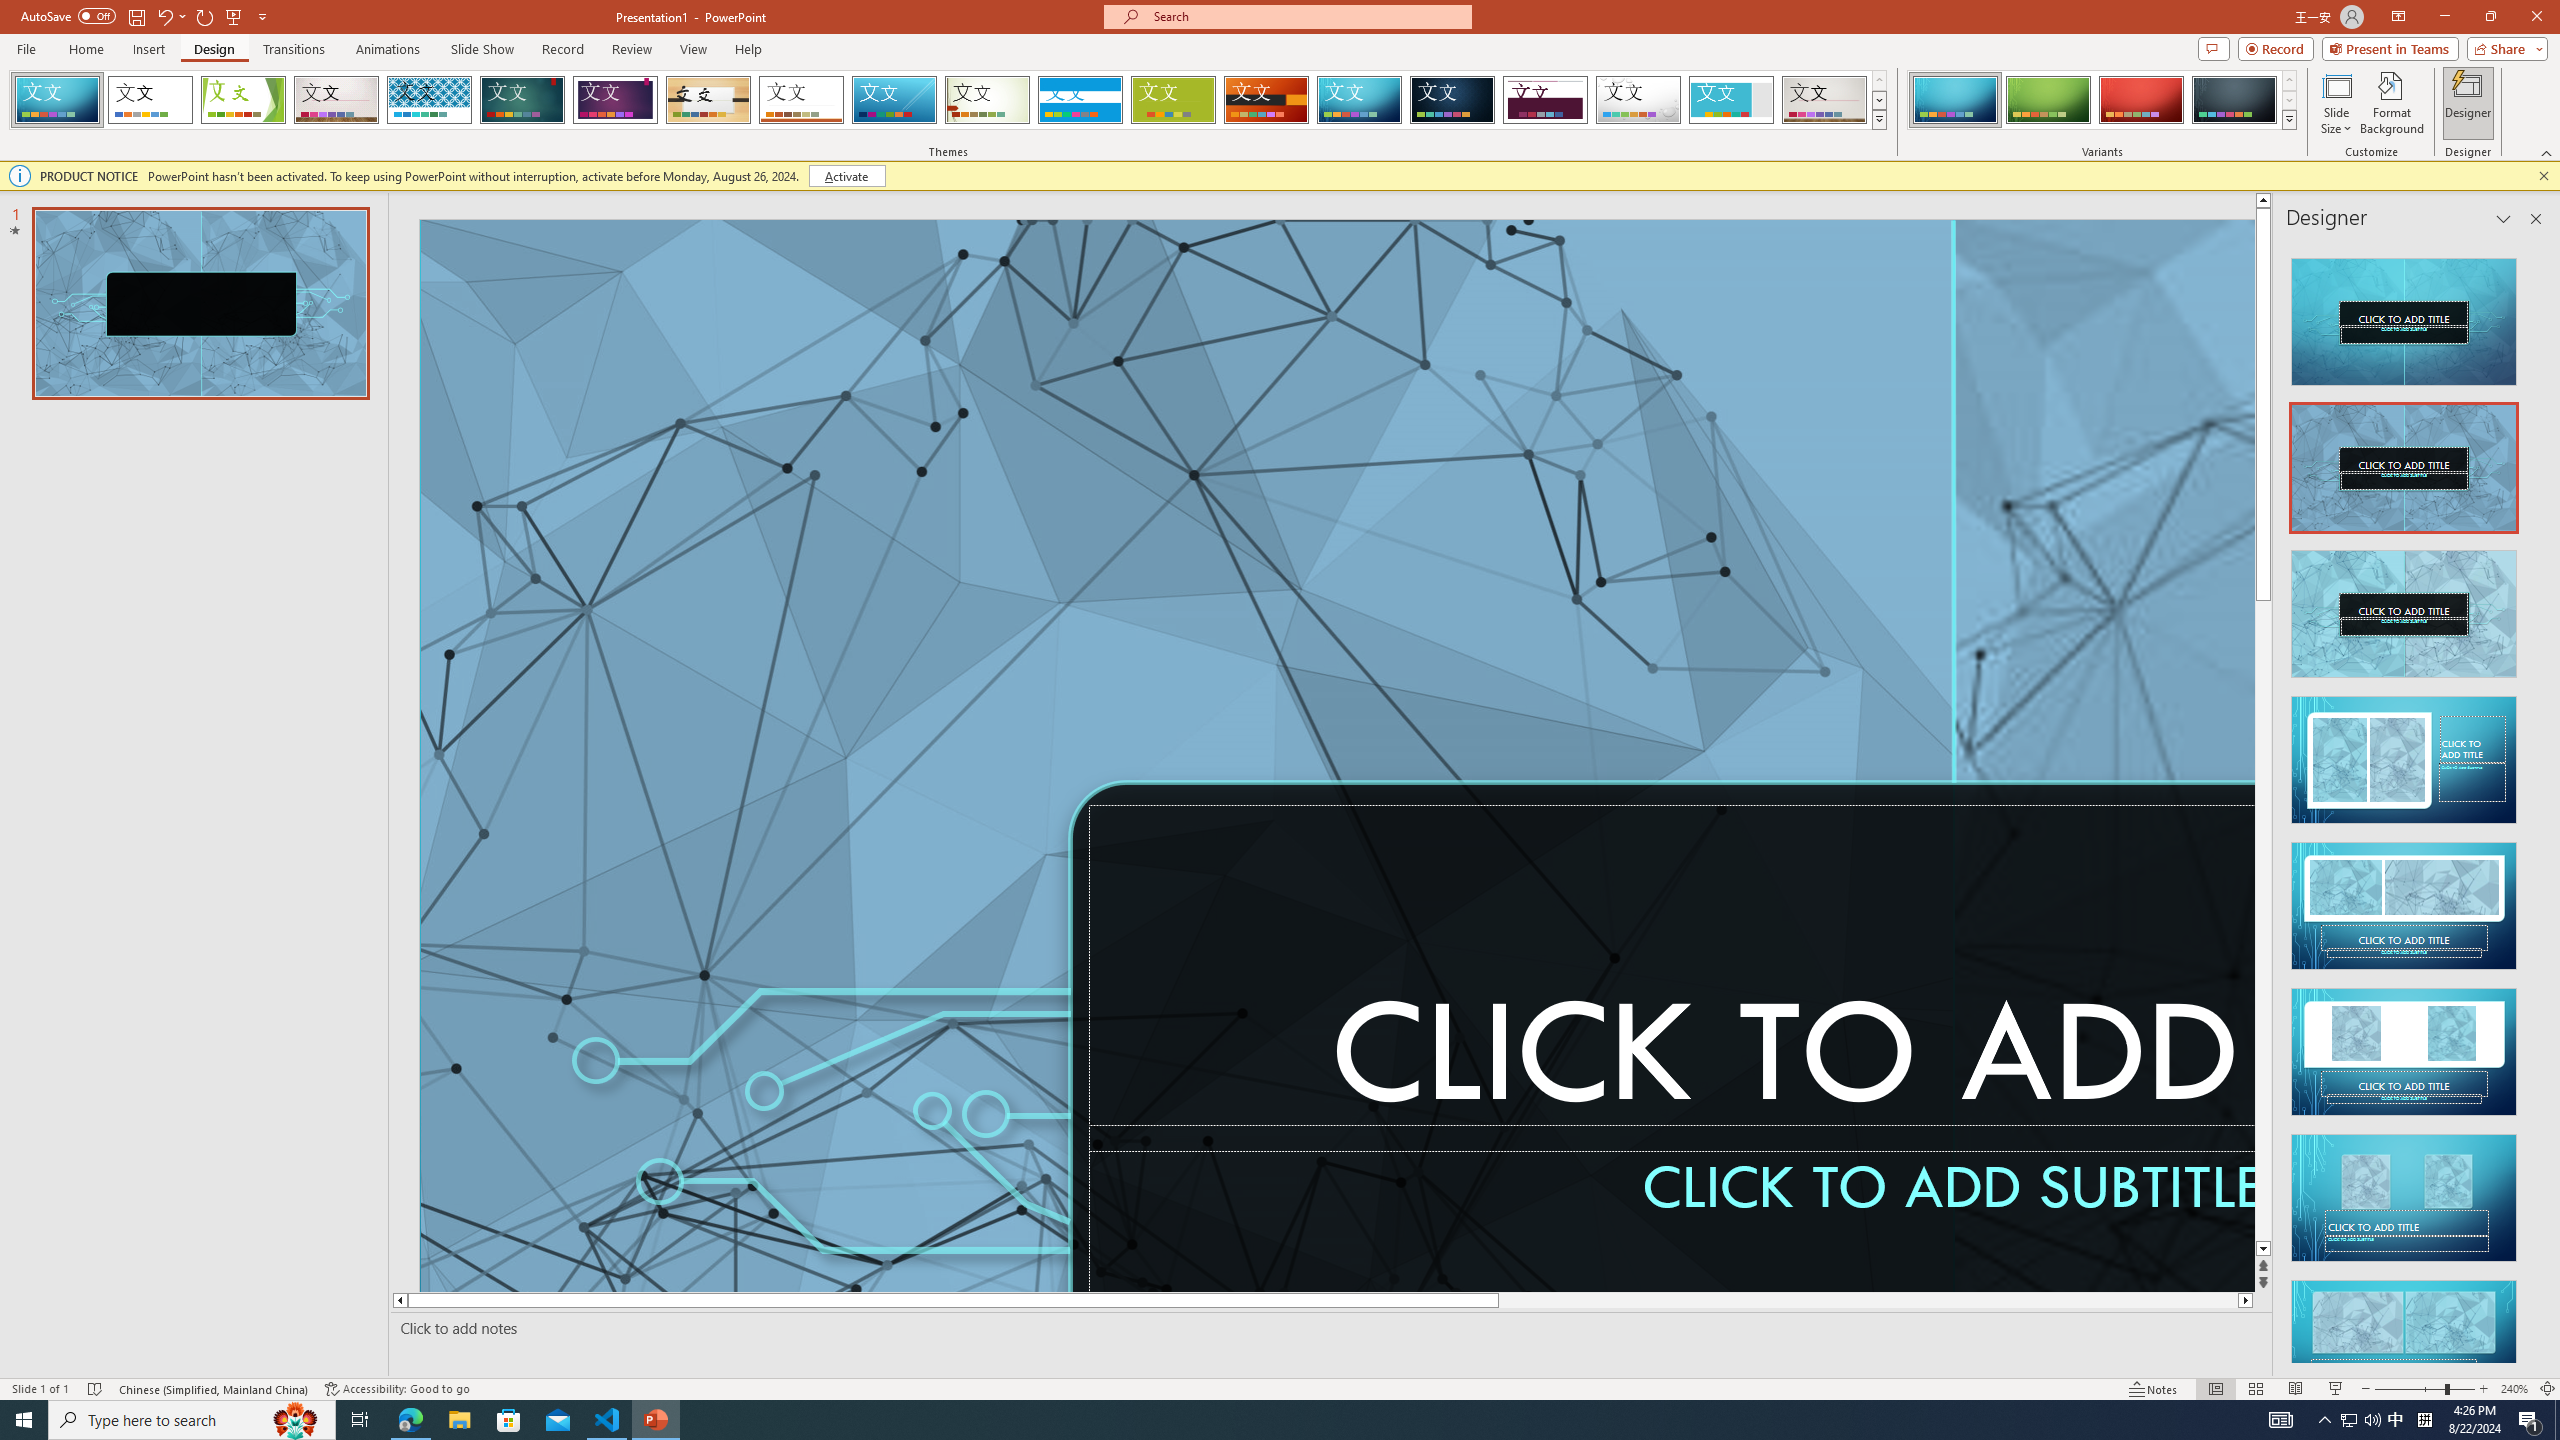  What do you see at coordinates (1954, 99) in the screenshot?
I see `'Circuit Variant 1'` at bounding box center [1954, 99].